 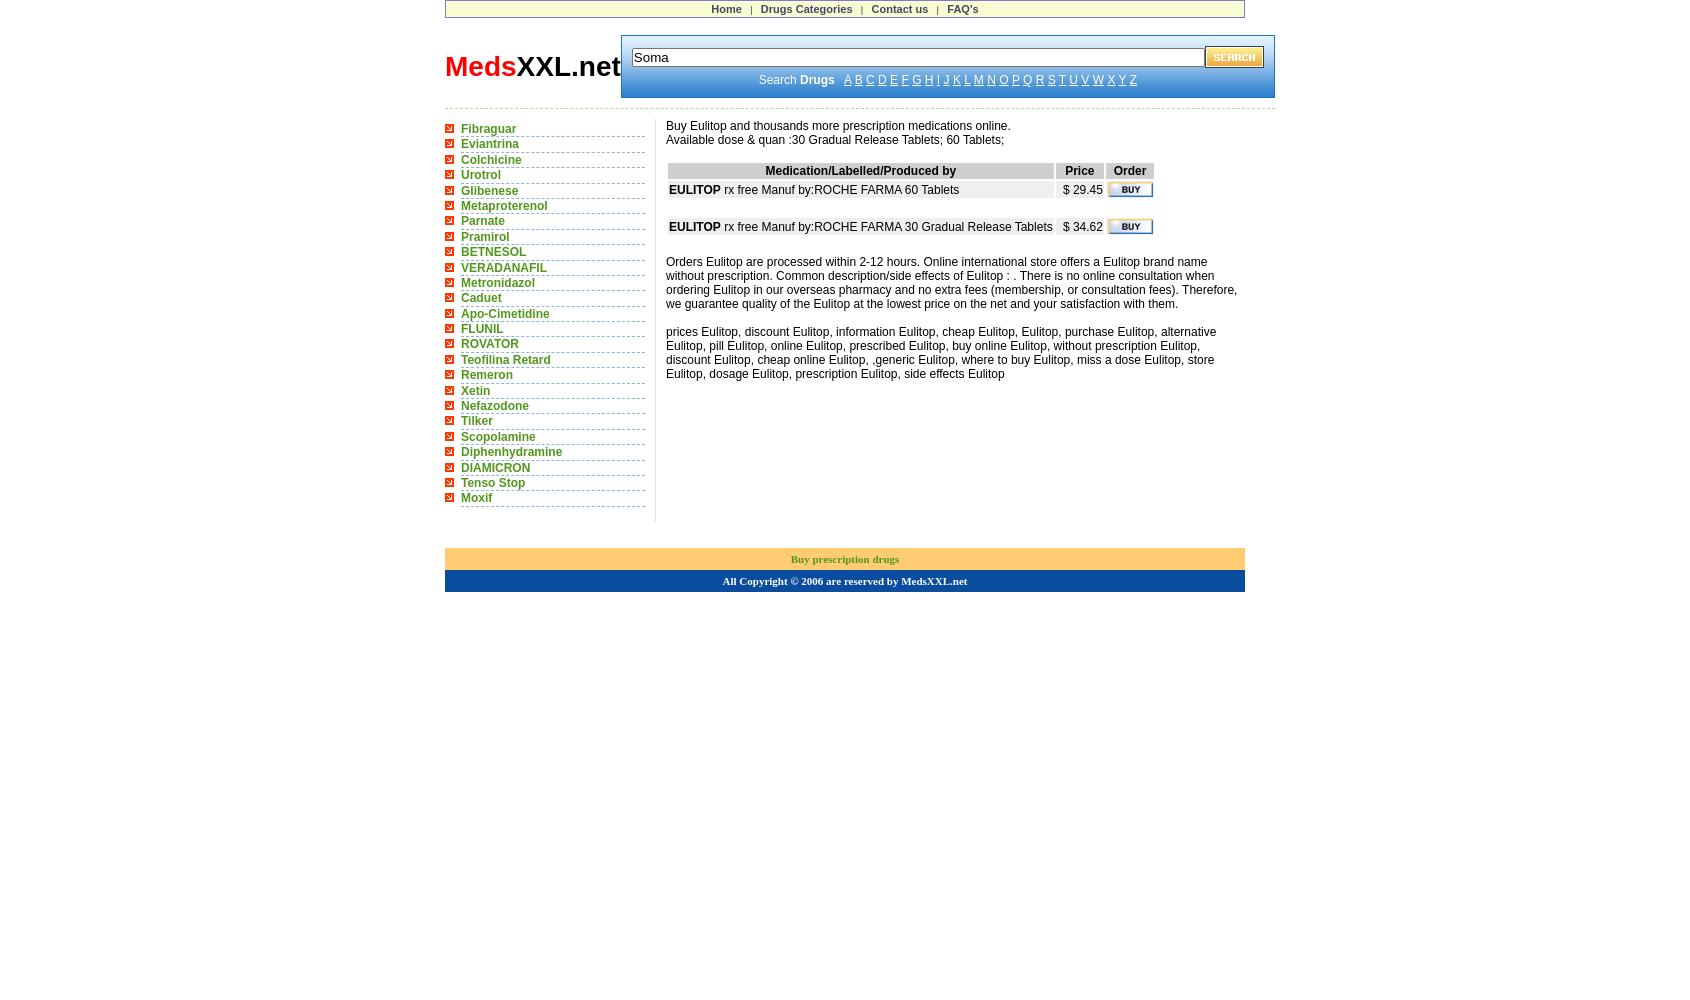 What do you see at coordinates (1083, 79) in the screenshot?
I see `'V'` at bounding box center [1083, 79].